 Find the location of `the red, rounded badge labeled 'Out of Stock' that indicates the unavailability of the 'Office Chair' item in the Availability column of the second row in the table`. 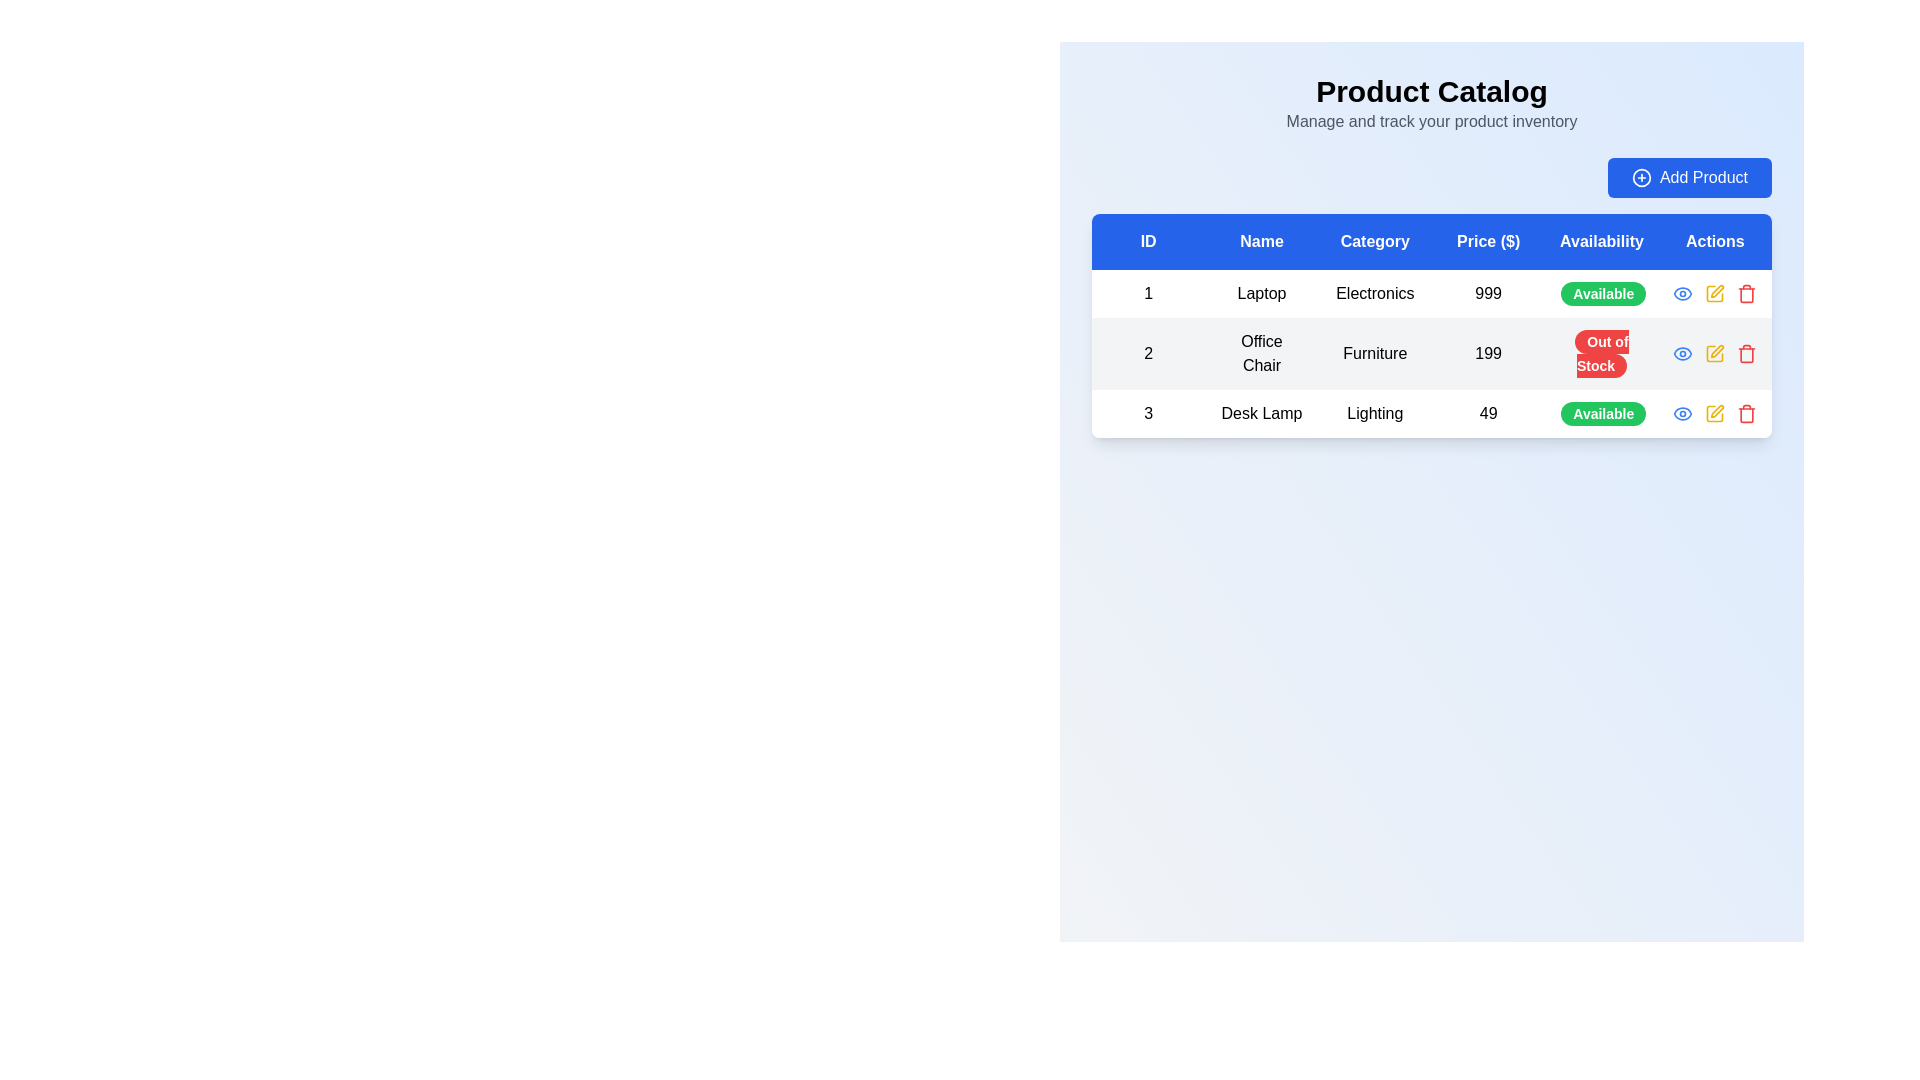

the red, rounded badge labeled 'Out of Stock' that indicates the unavailability of the 'Office Chair' item in the Availability column of the second row in the table is located at coordinates (1602, 353).